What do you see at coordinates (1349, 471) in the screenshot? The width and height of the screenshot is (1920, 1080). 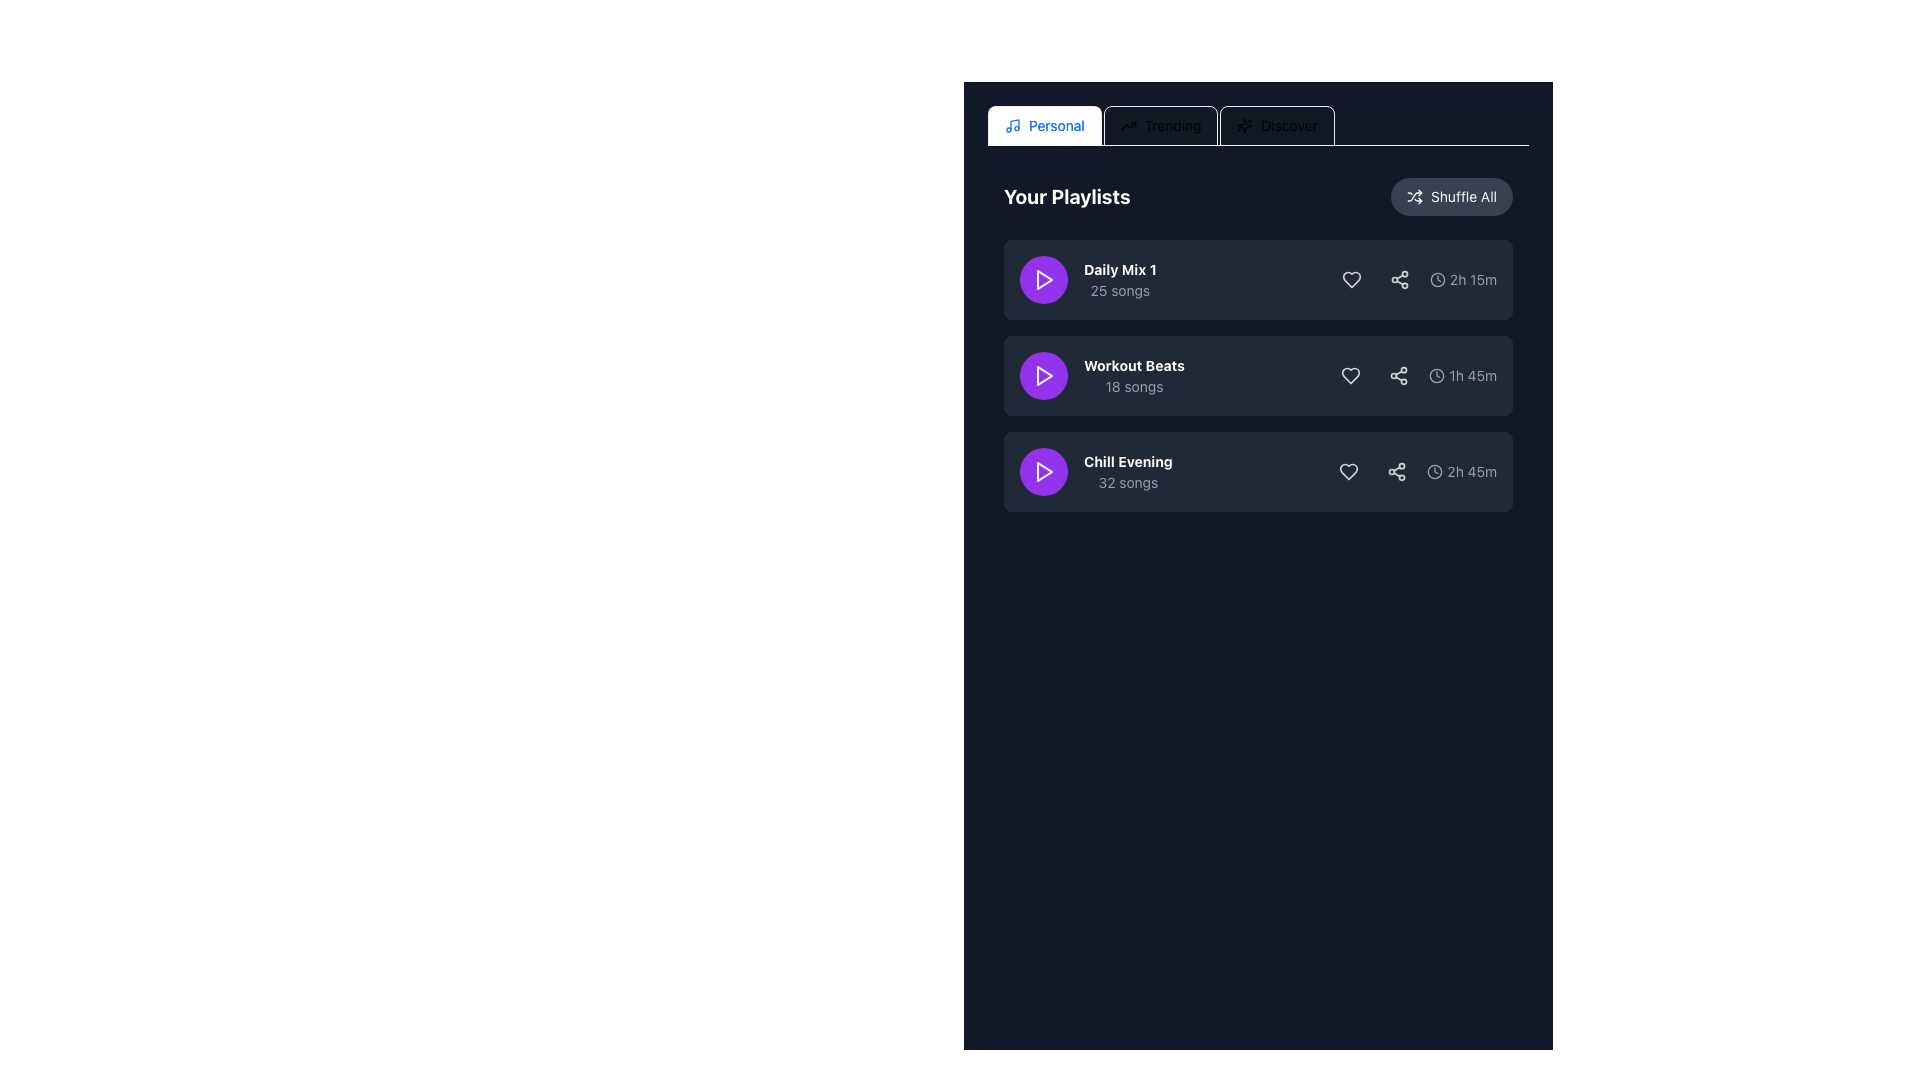 I see `the heart-shaped icon button with a hollow center in the lower-right section of the 'Chill Evening' playlist item` at bounding box center [1349, 471].